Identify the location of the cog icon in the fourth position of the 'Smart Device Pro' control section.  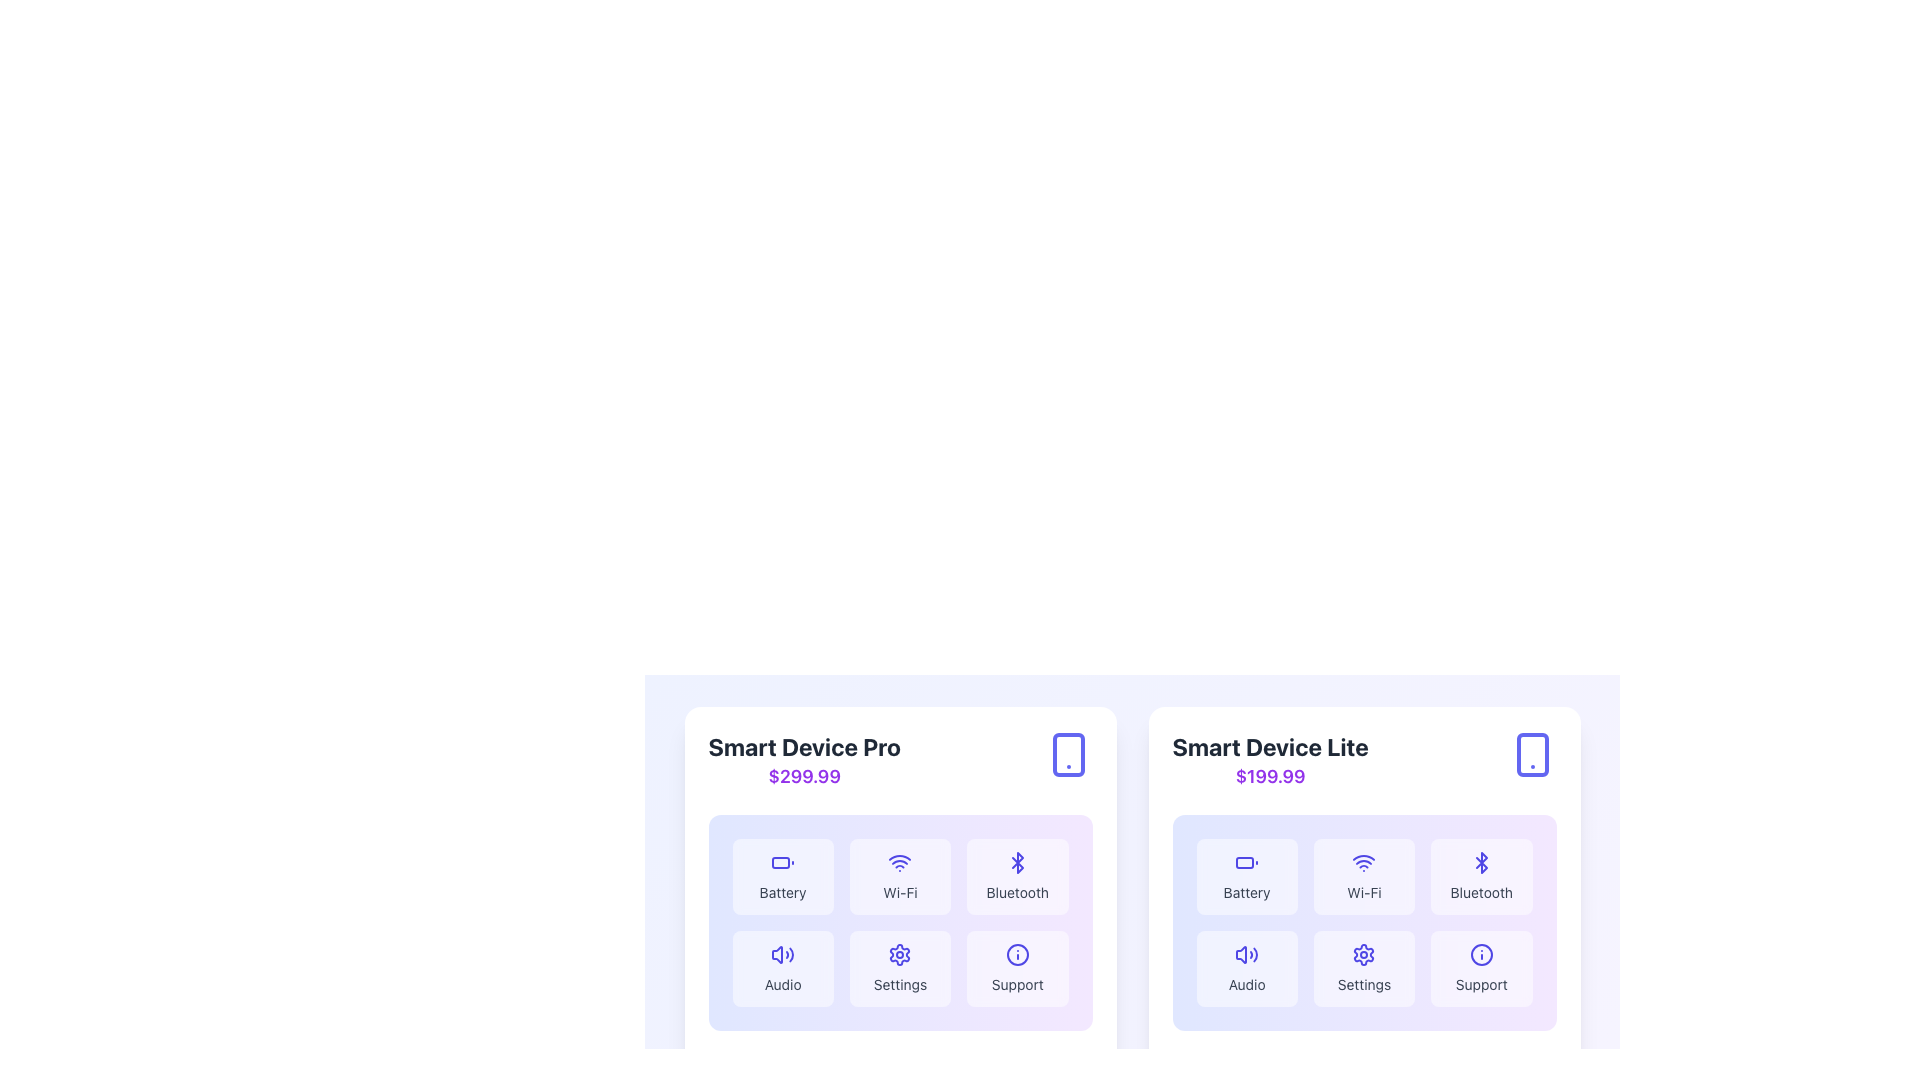
(899, 954).